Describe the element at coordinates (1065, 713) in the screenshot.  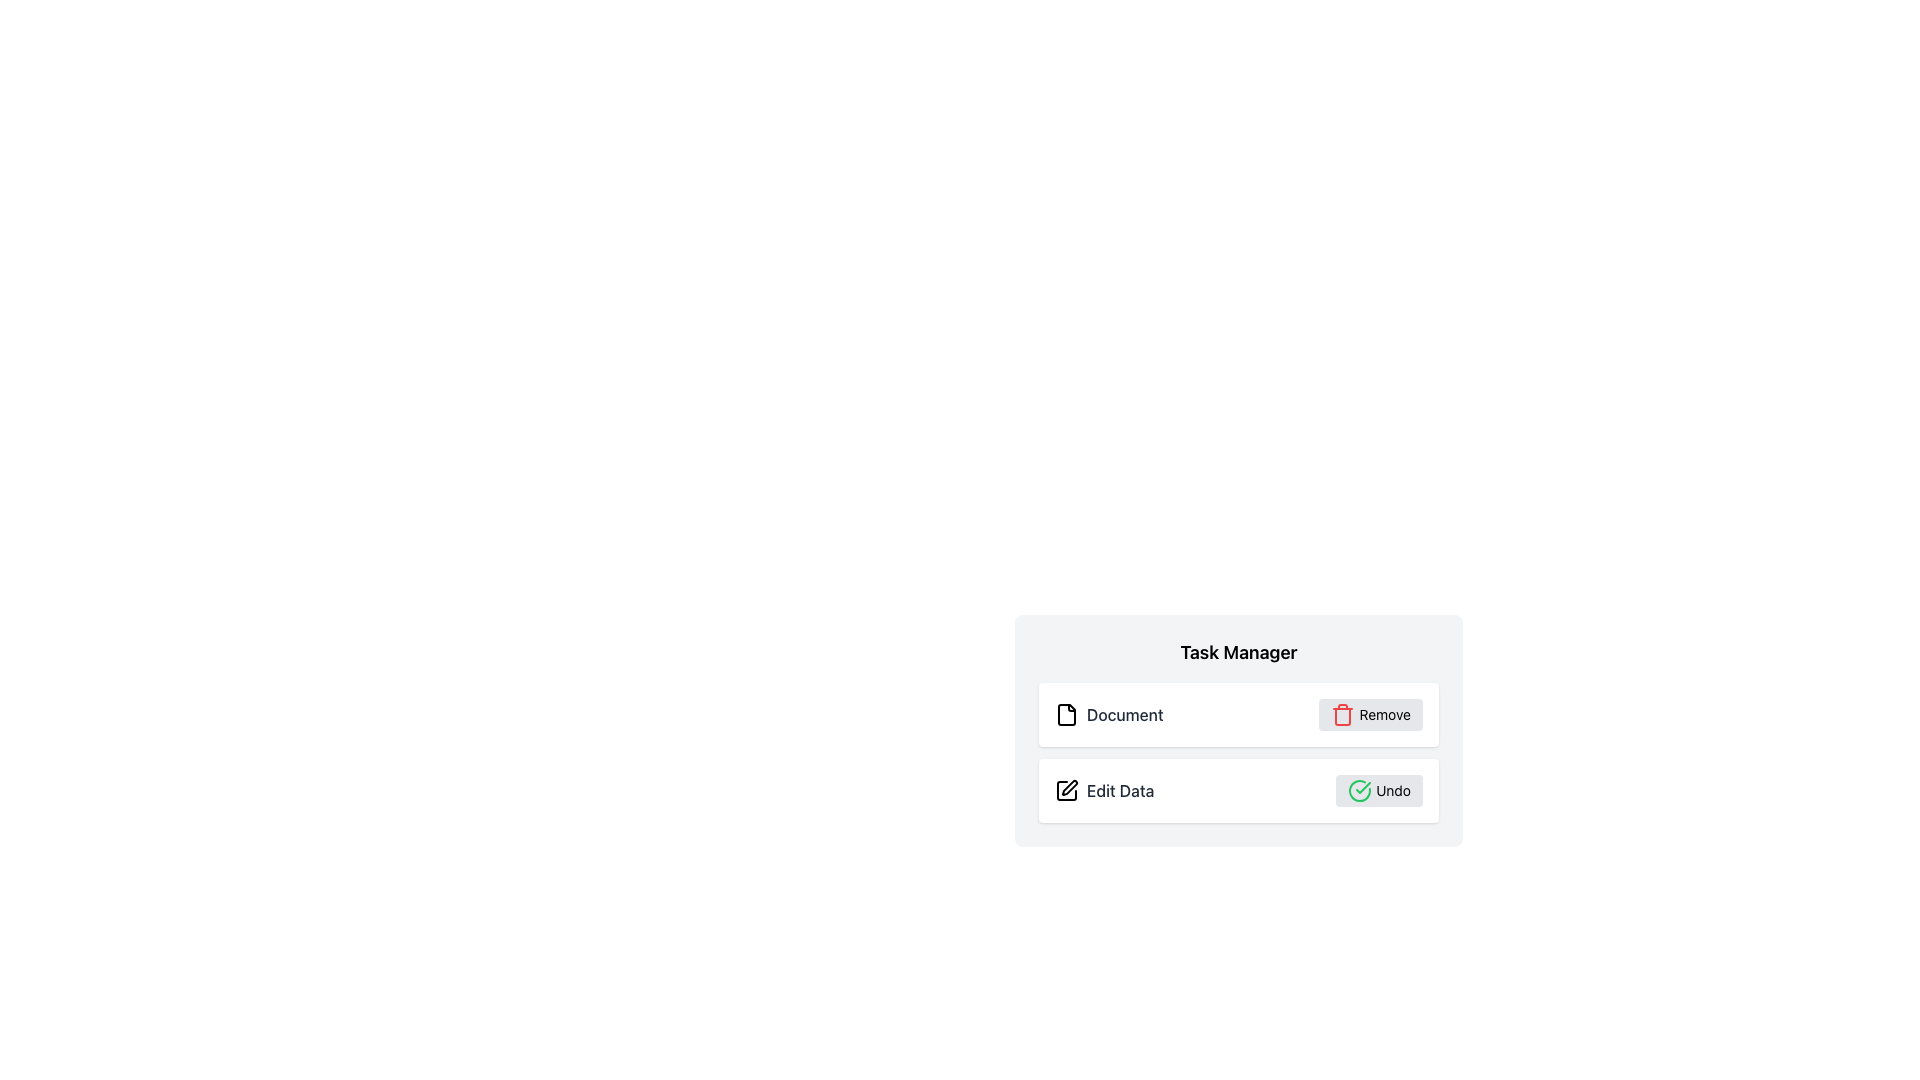
I see `the document-related icon located to the left of the 'Document' text label in the 'Task Manager' panel for interaction` at that location.